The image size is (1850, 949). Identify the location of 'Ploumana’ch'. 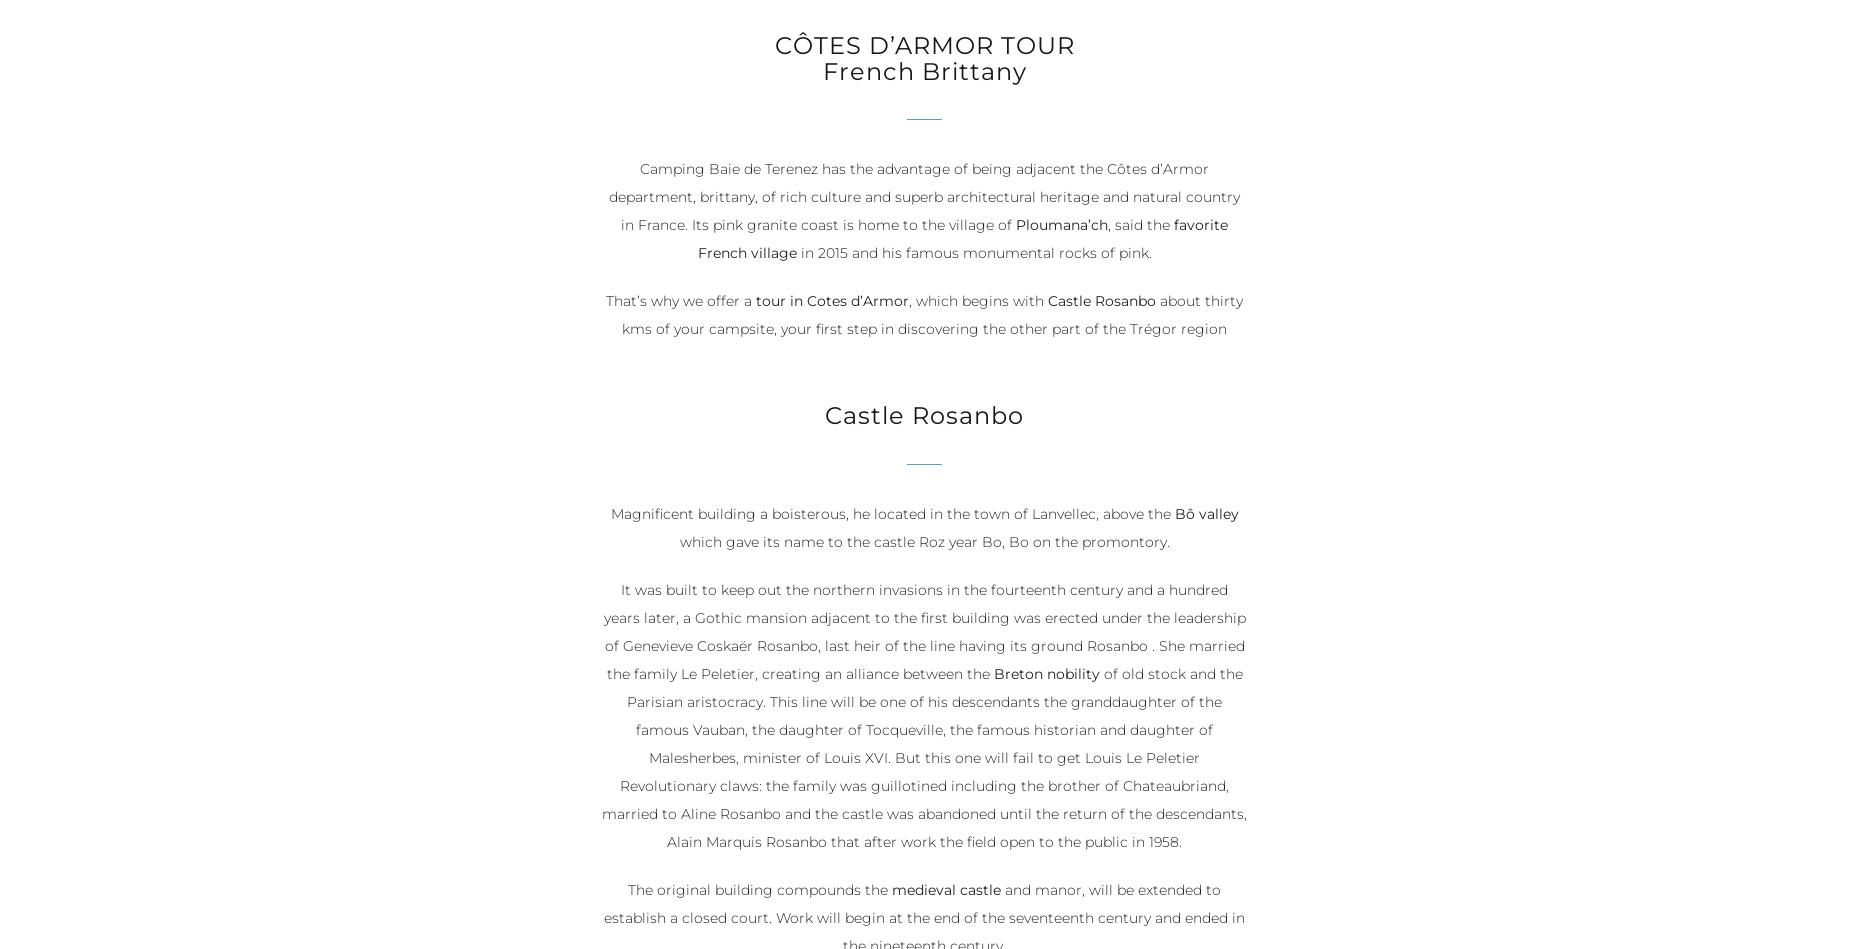
(1015, 224).